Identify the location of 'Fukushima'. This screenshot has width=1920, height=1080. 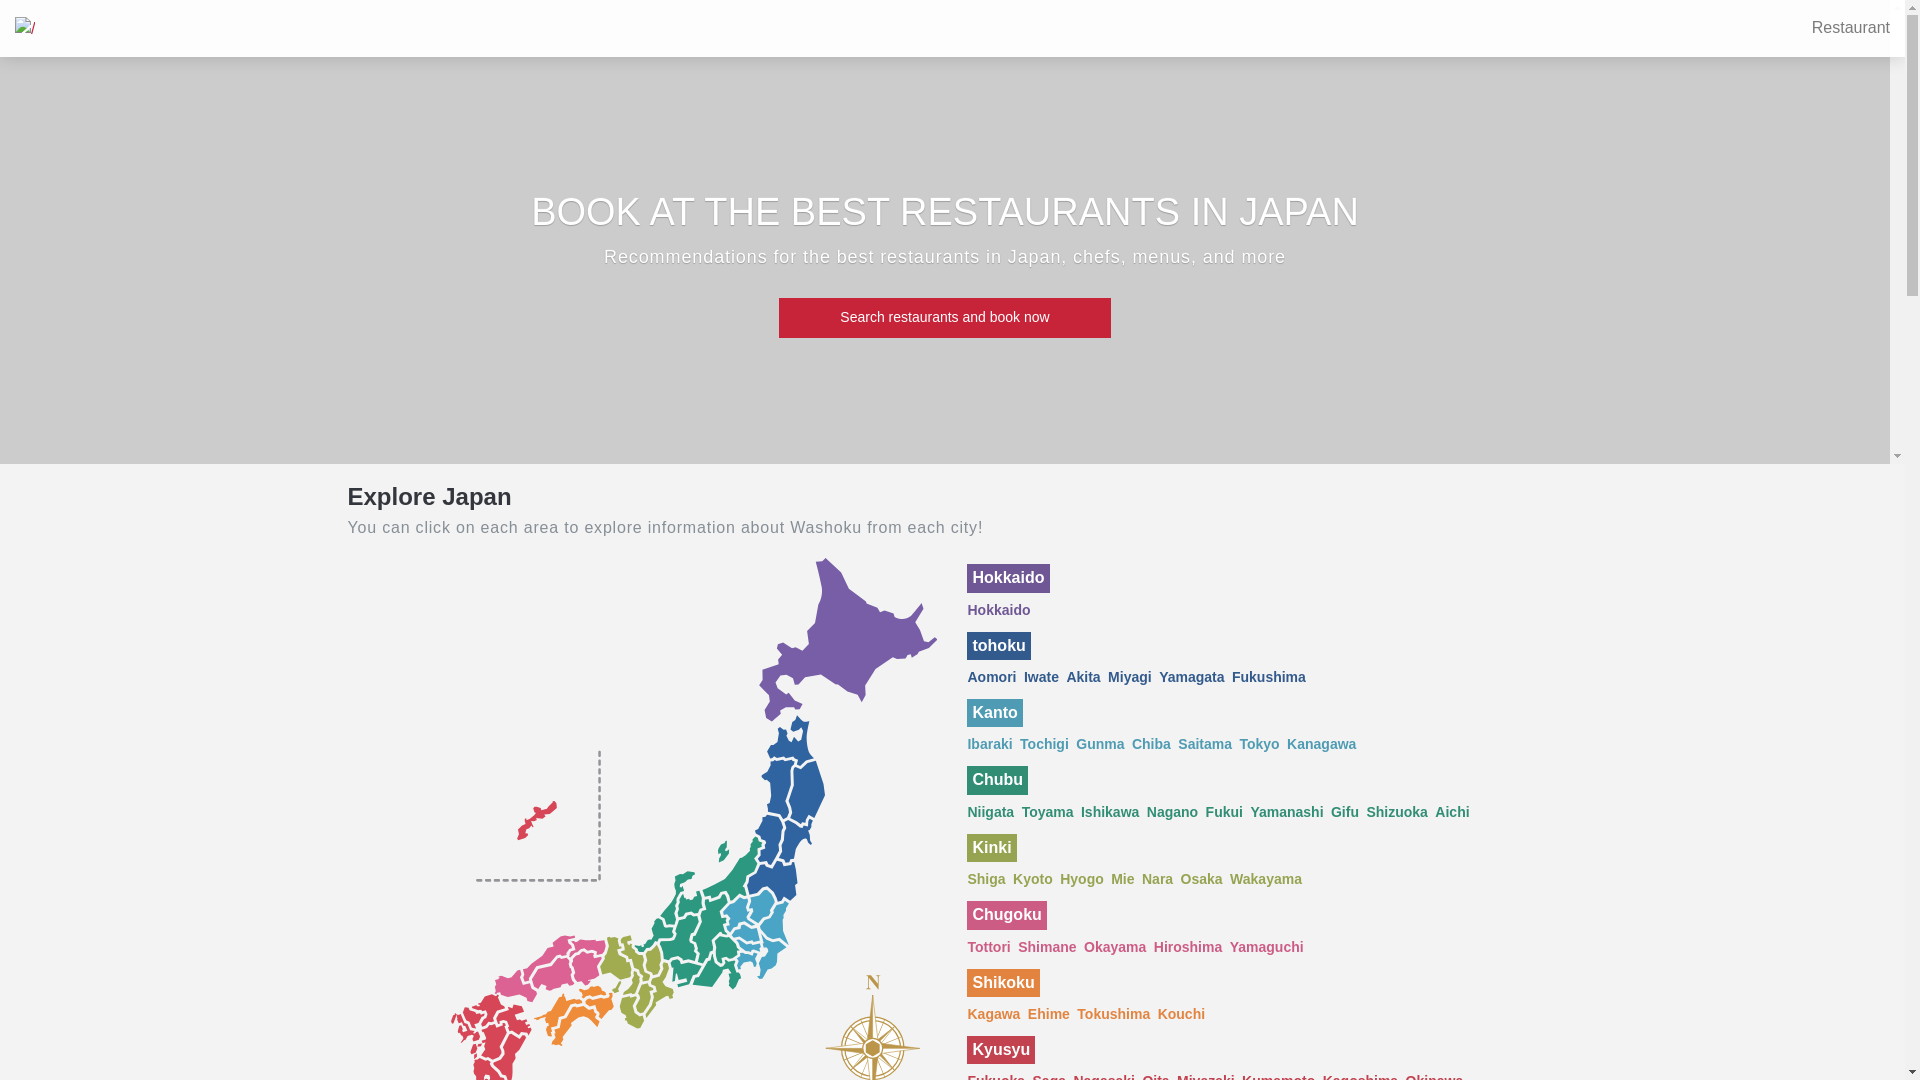
(1267, 676).